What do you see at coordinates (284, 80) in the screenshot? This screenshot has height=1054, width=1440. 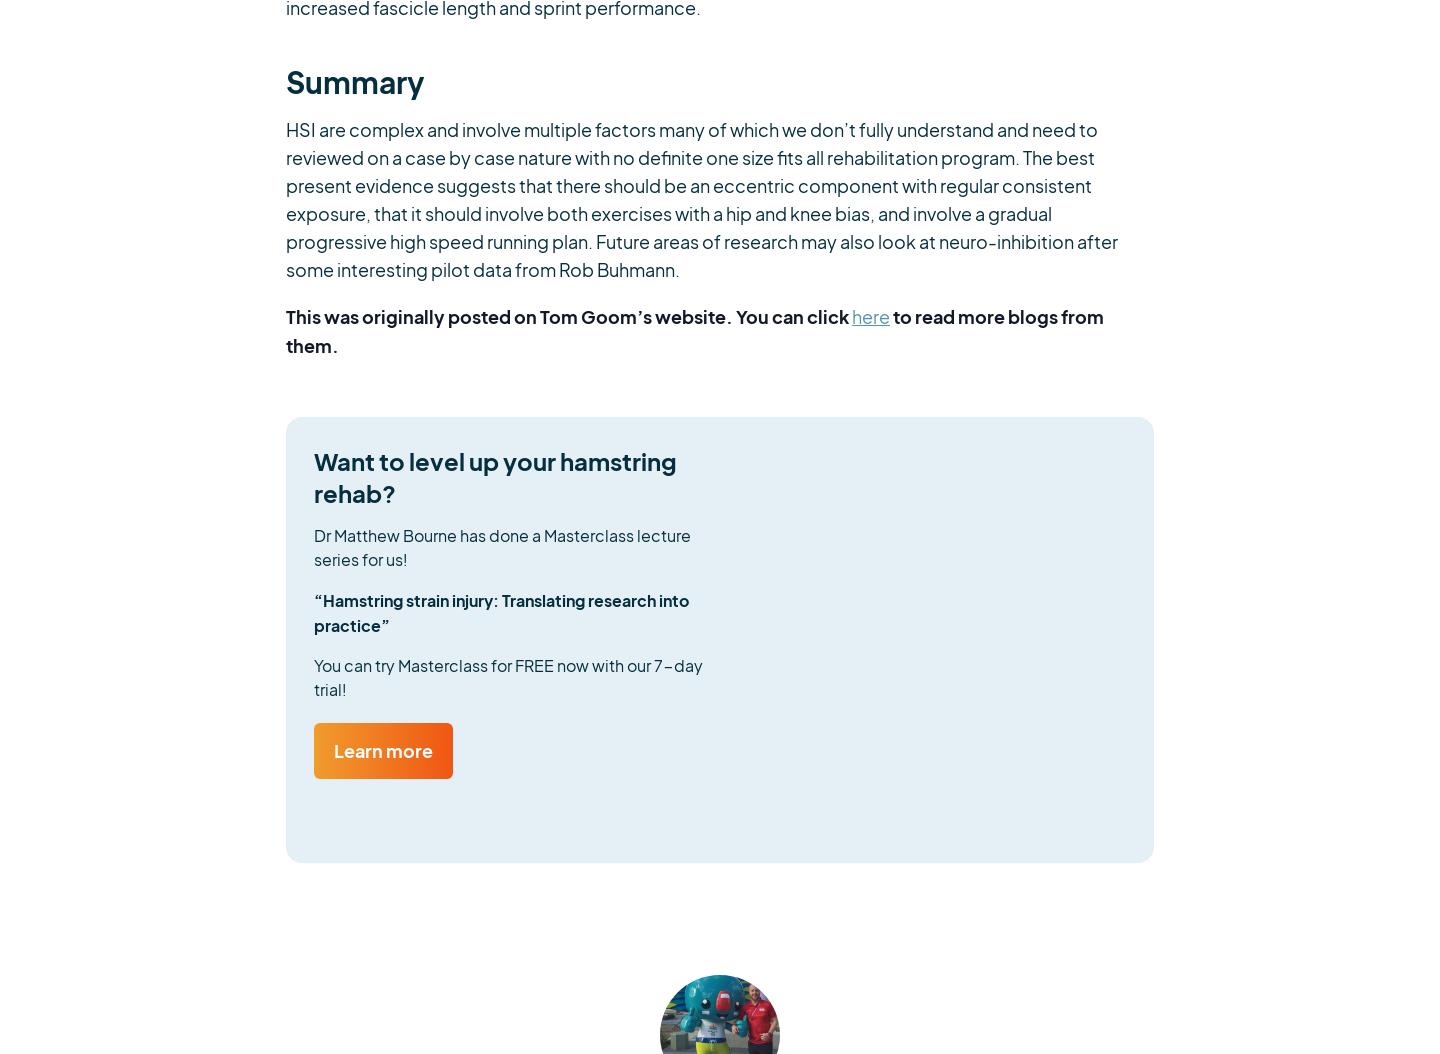 I see `'Summary'` at bounding box center [284, 80].